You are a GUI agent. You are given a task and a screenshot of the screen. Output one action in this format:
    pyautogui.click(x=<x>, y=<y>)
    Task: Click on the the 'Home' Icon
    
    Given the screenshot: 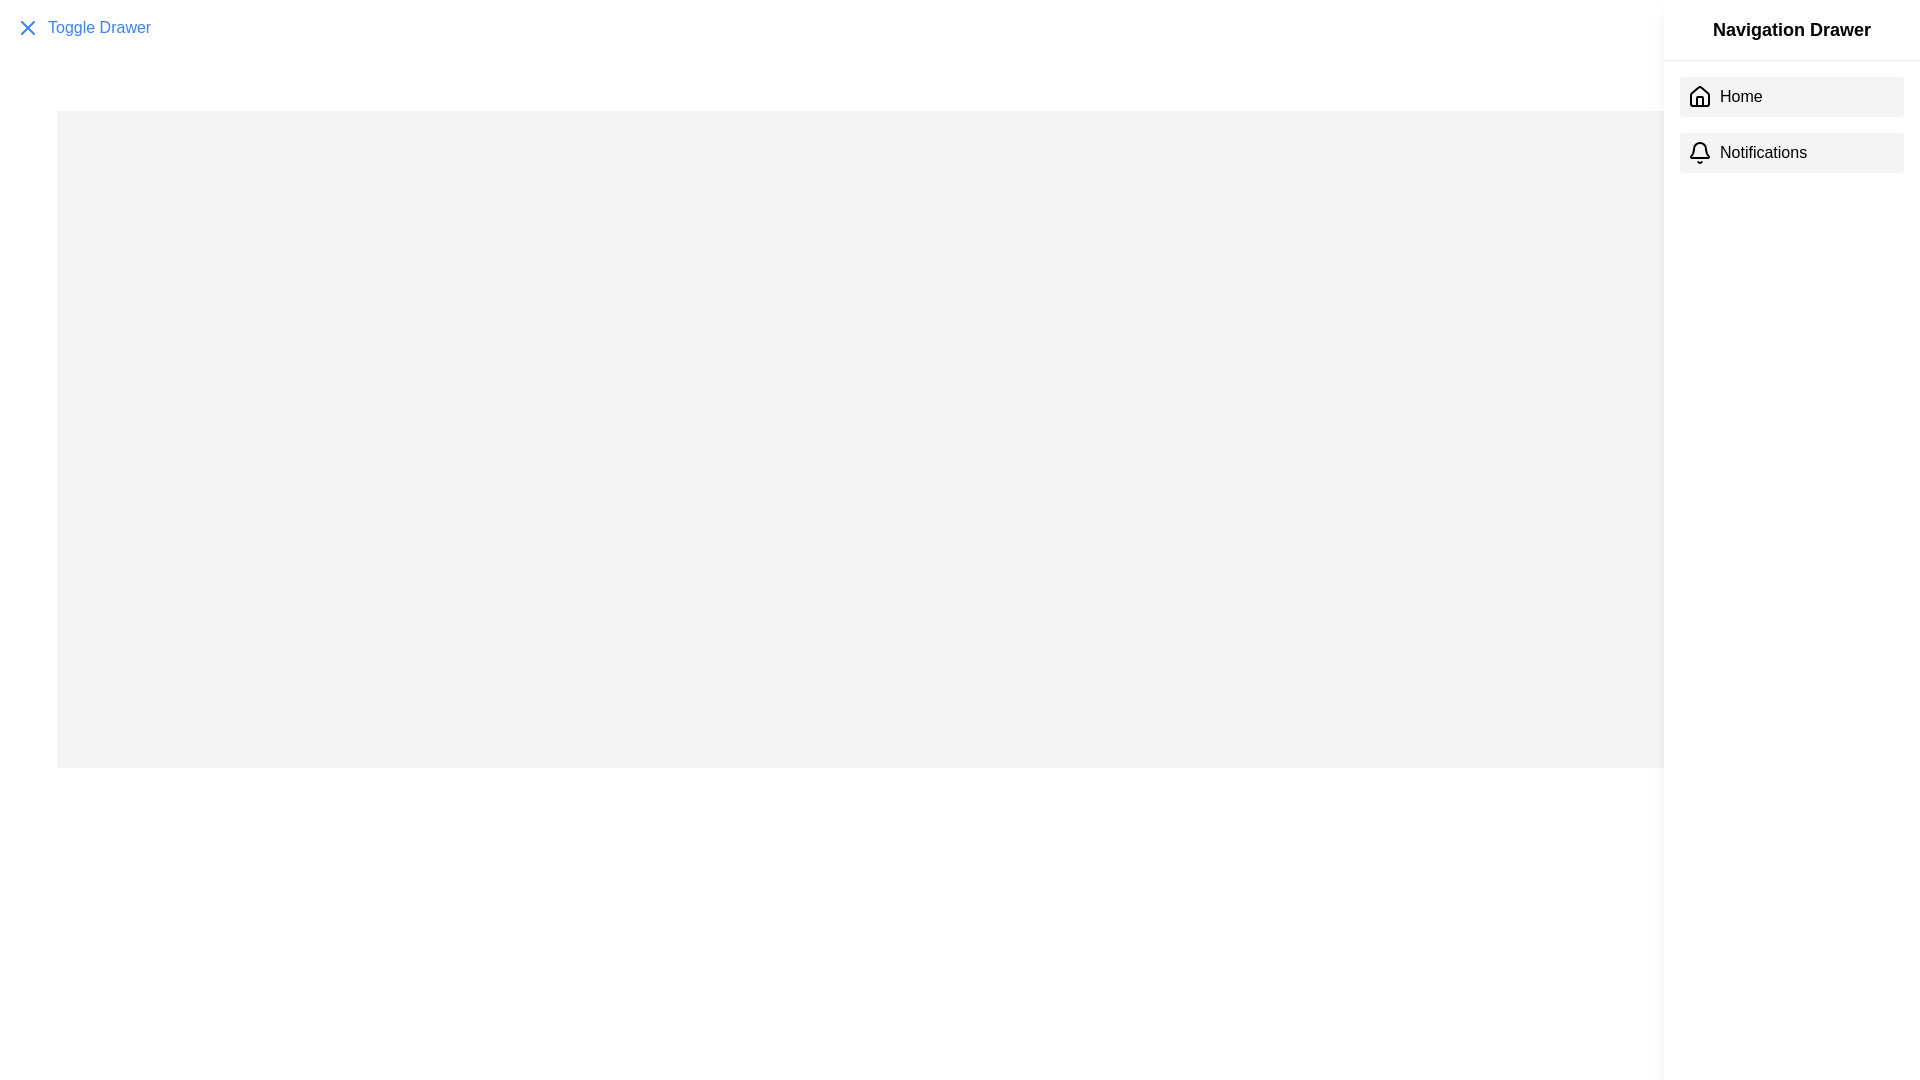 What is the action you would take?
    pyautogui.click(x=1698, y=96)
    